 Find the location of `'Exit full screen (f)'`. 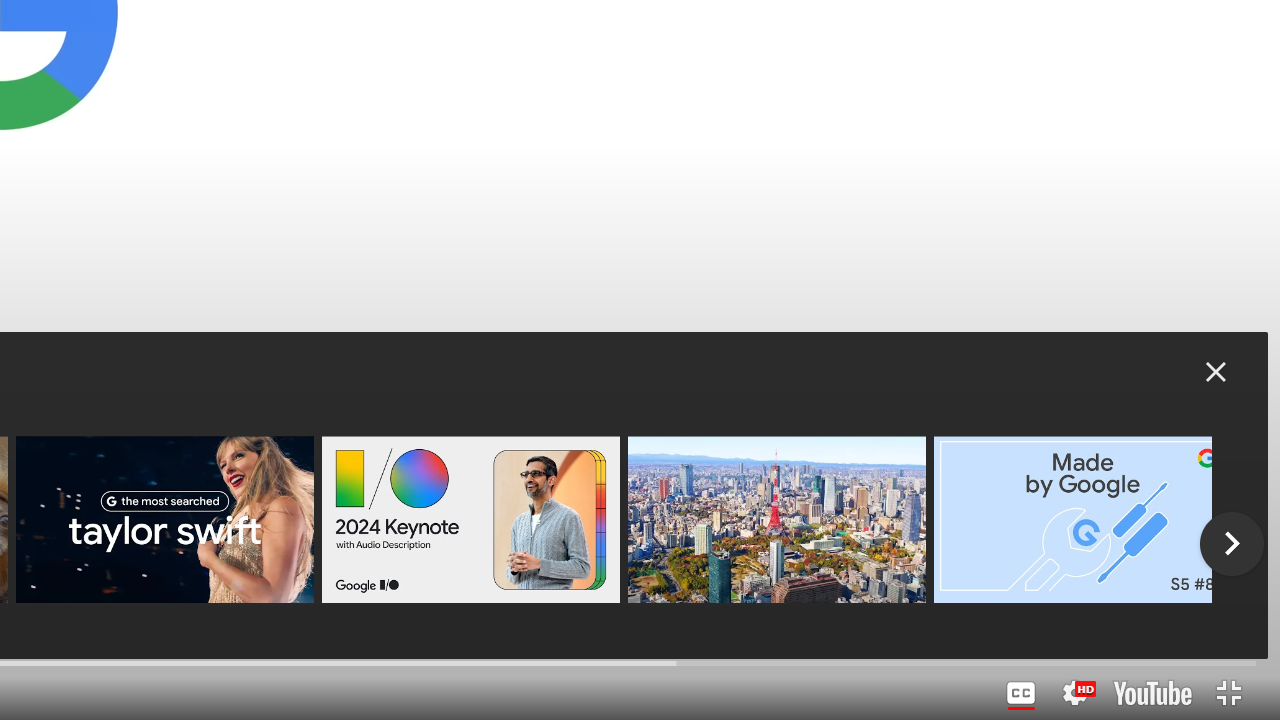

'Exit full screen (f)' is located at coordinates (1227, 692).